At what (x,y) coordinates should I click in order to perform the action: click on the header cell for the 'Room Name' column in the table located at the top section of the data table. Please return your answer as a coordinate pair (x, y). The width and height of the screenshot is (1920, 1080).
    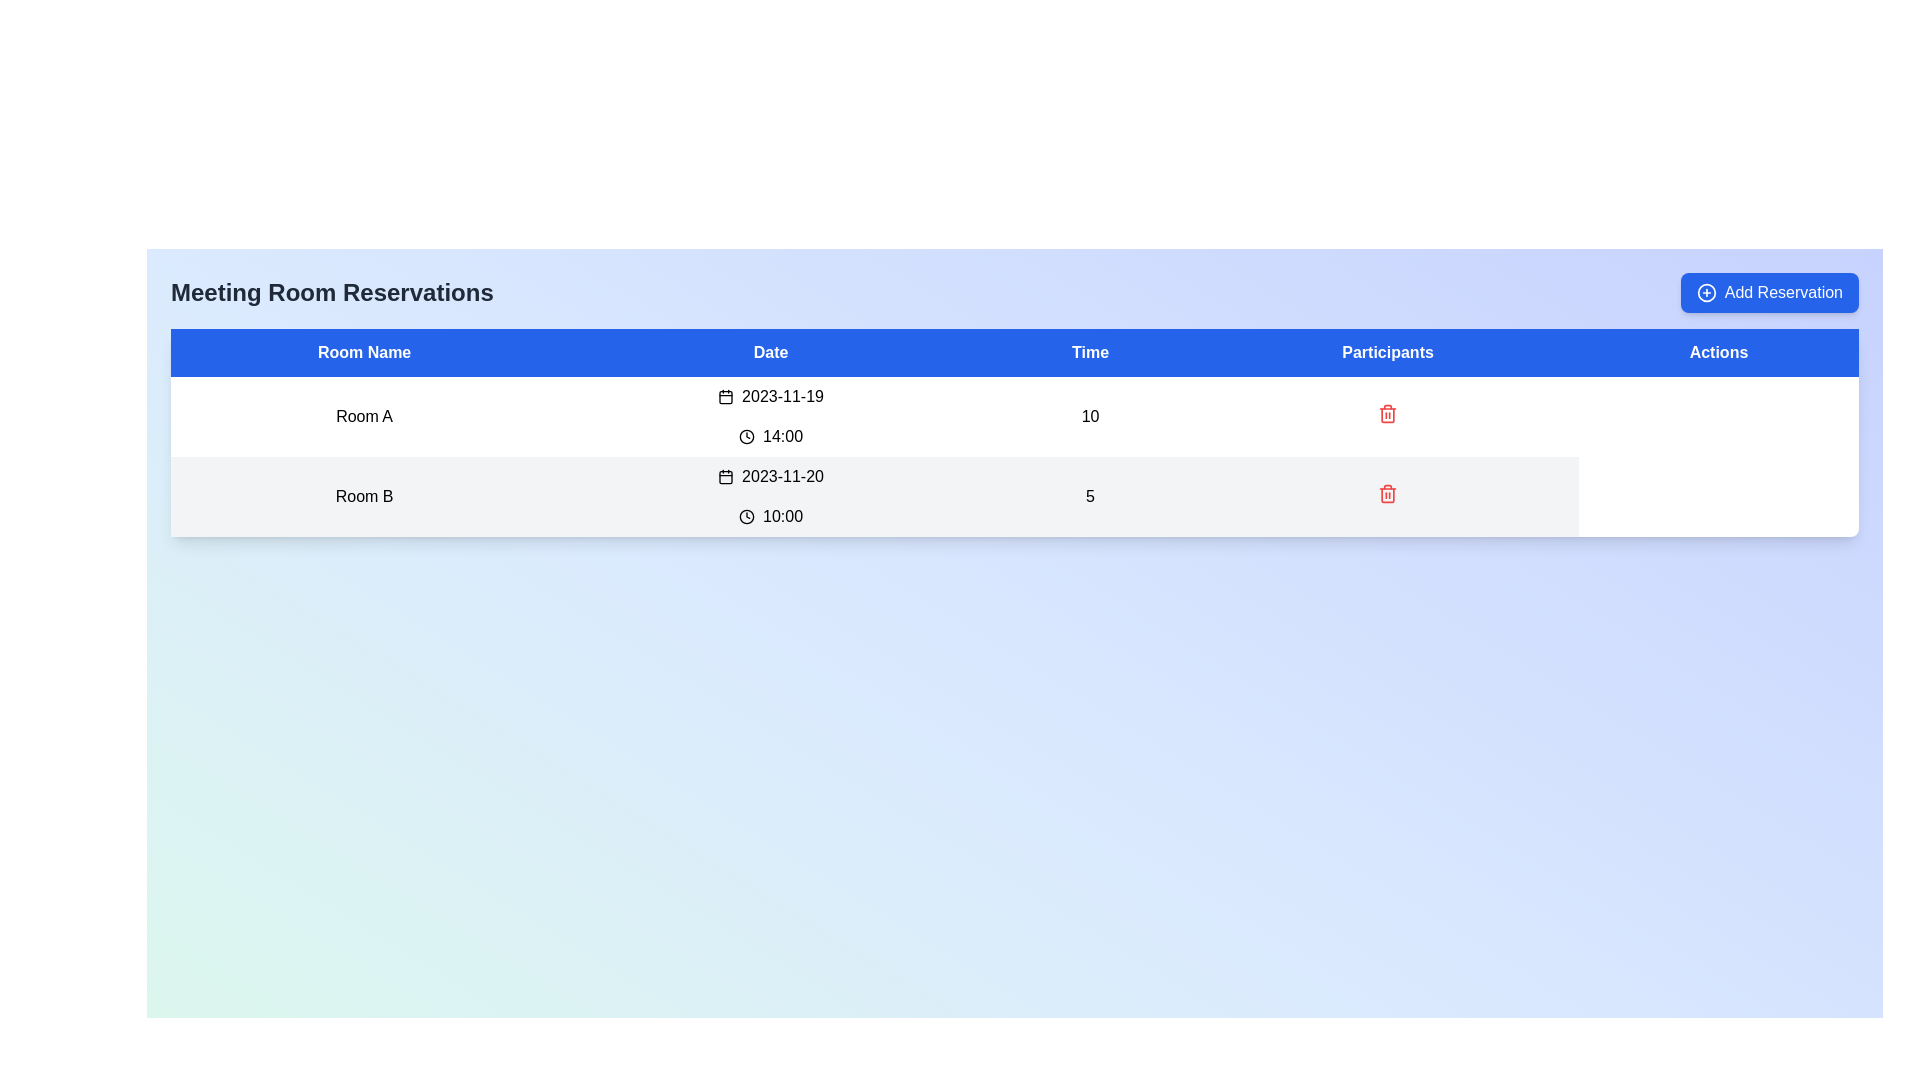
    Looking at the image, I should click on (364, 352).